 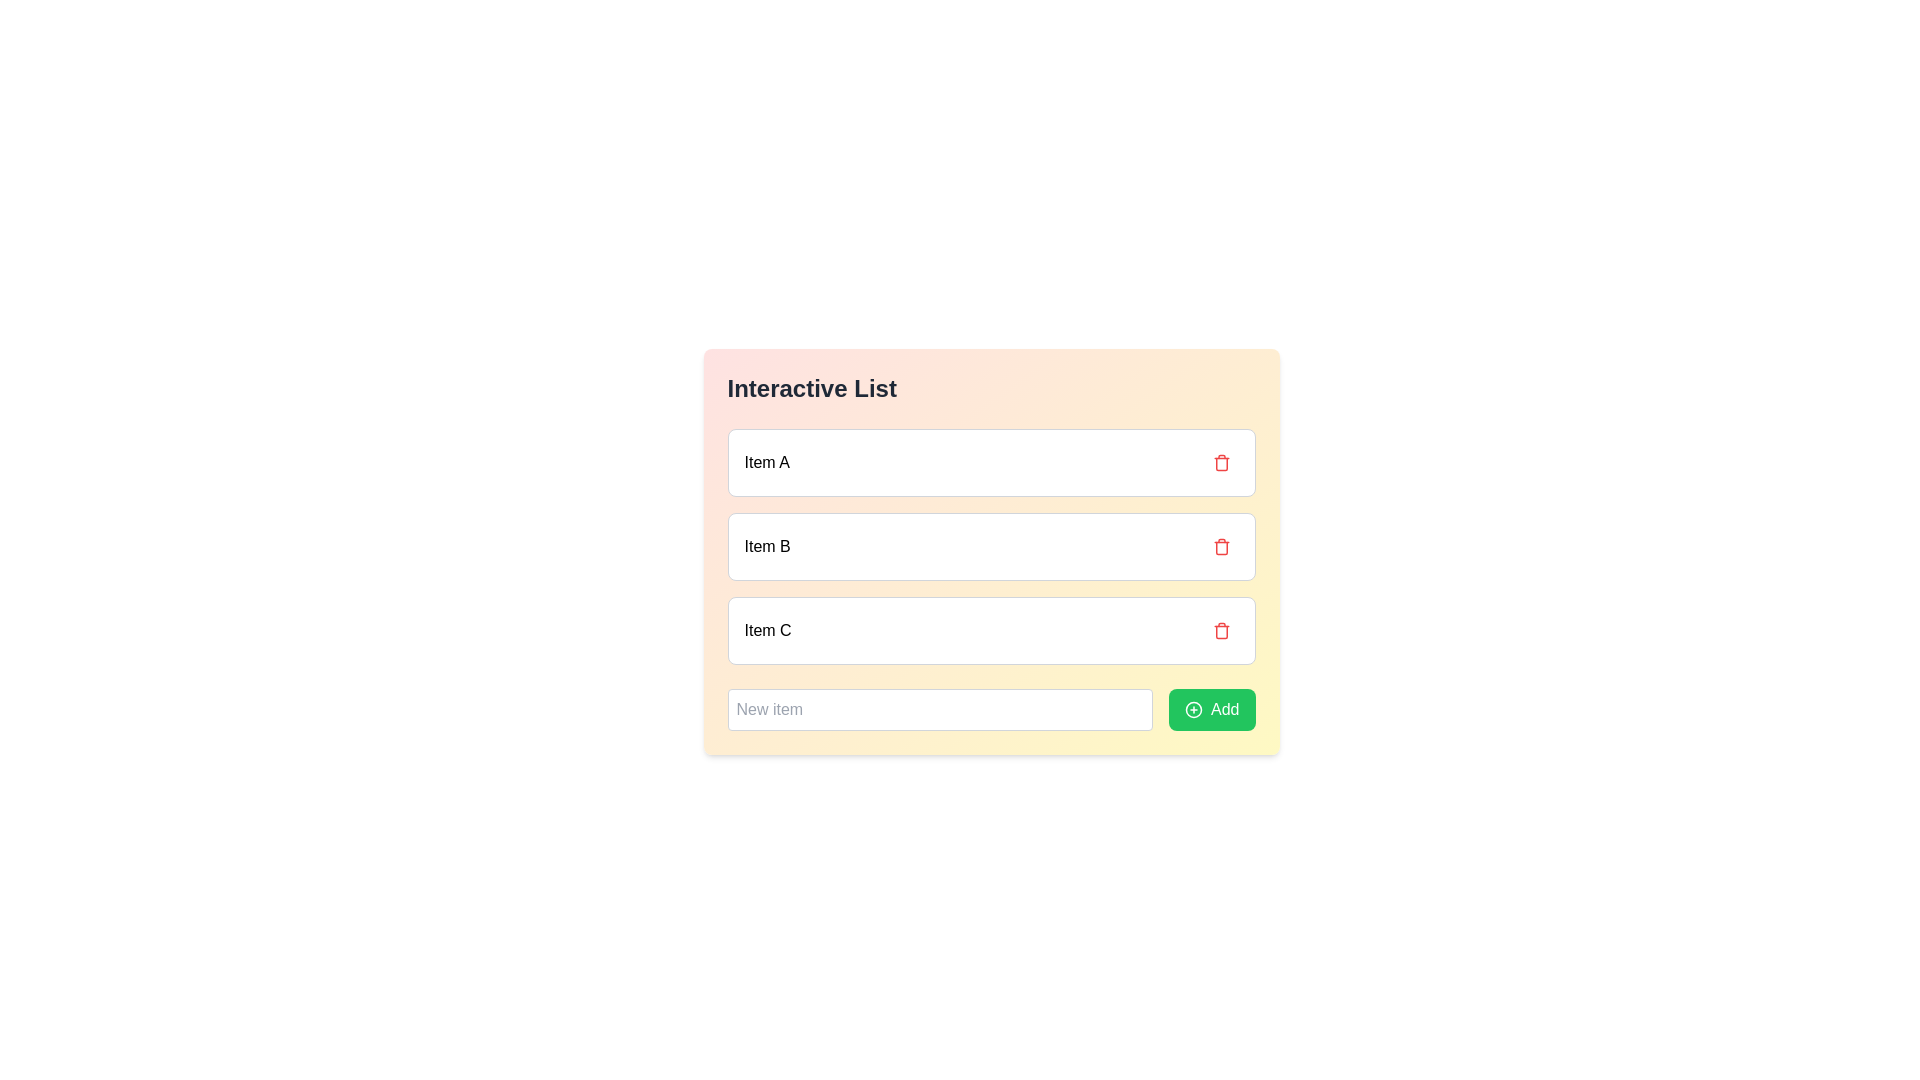 I want to click on text from the Text Label that serves as a title or heading for the interactive list section below, so click(x=812, y=389).